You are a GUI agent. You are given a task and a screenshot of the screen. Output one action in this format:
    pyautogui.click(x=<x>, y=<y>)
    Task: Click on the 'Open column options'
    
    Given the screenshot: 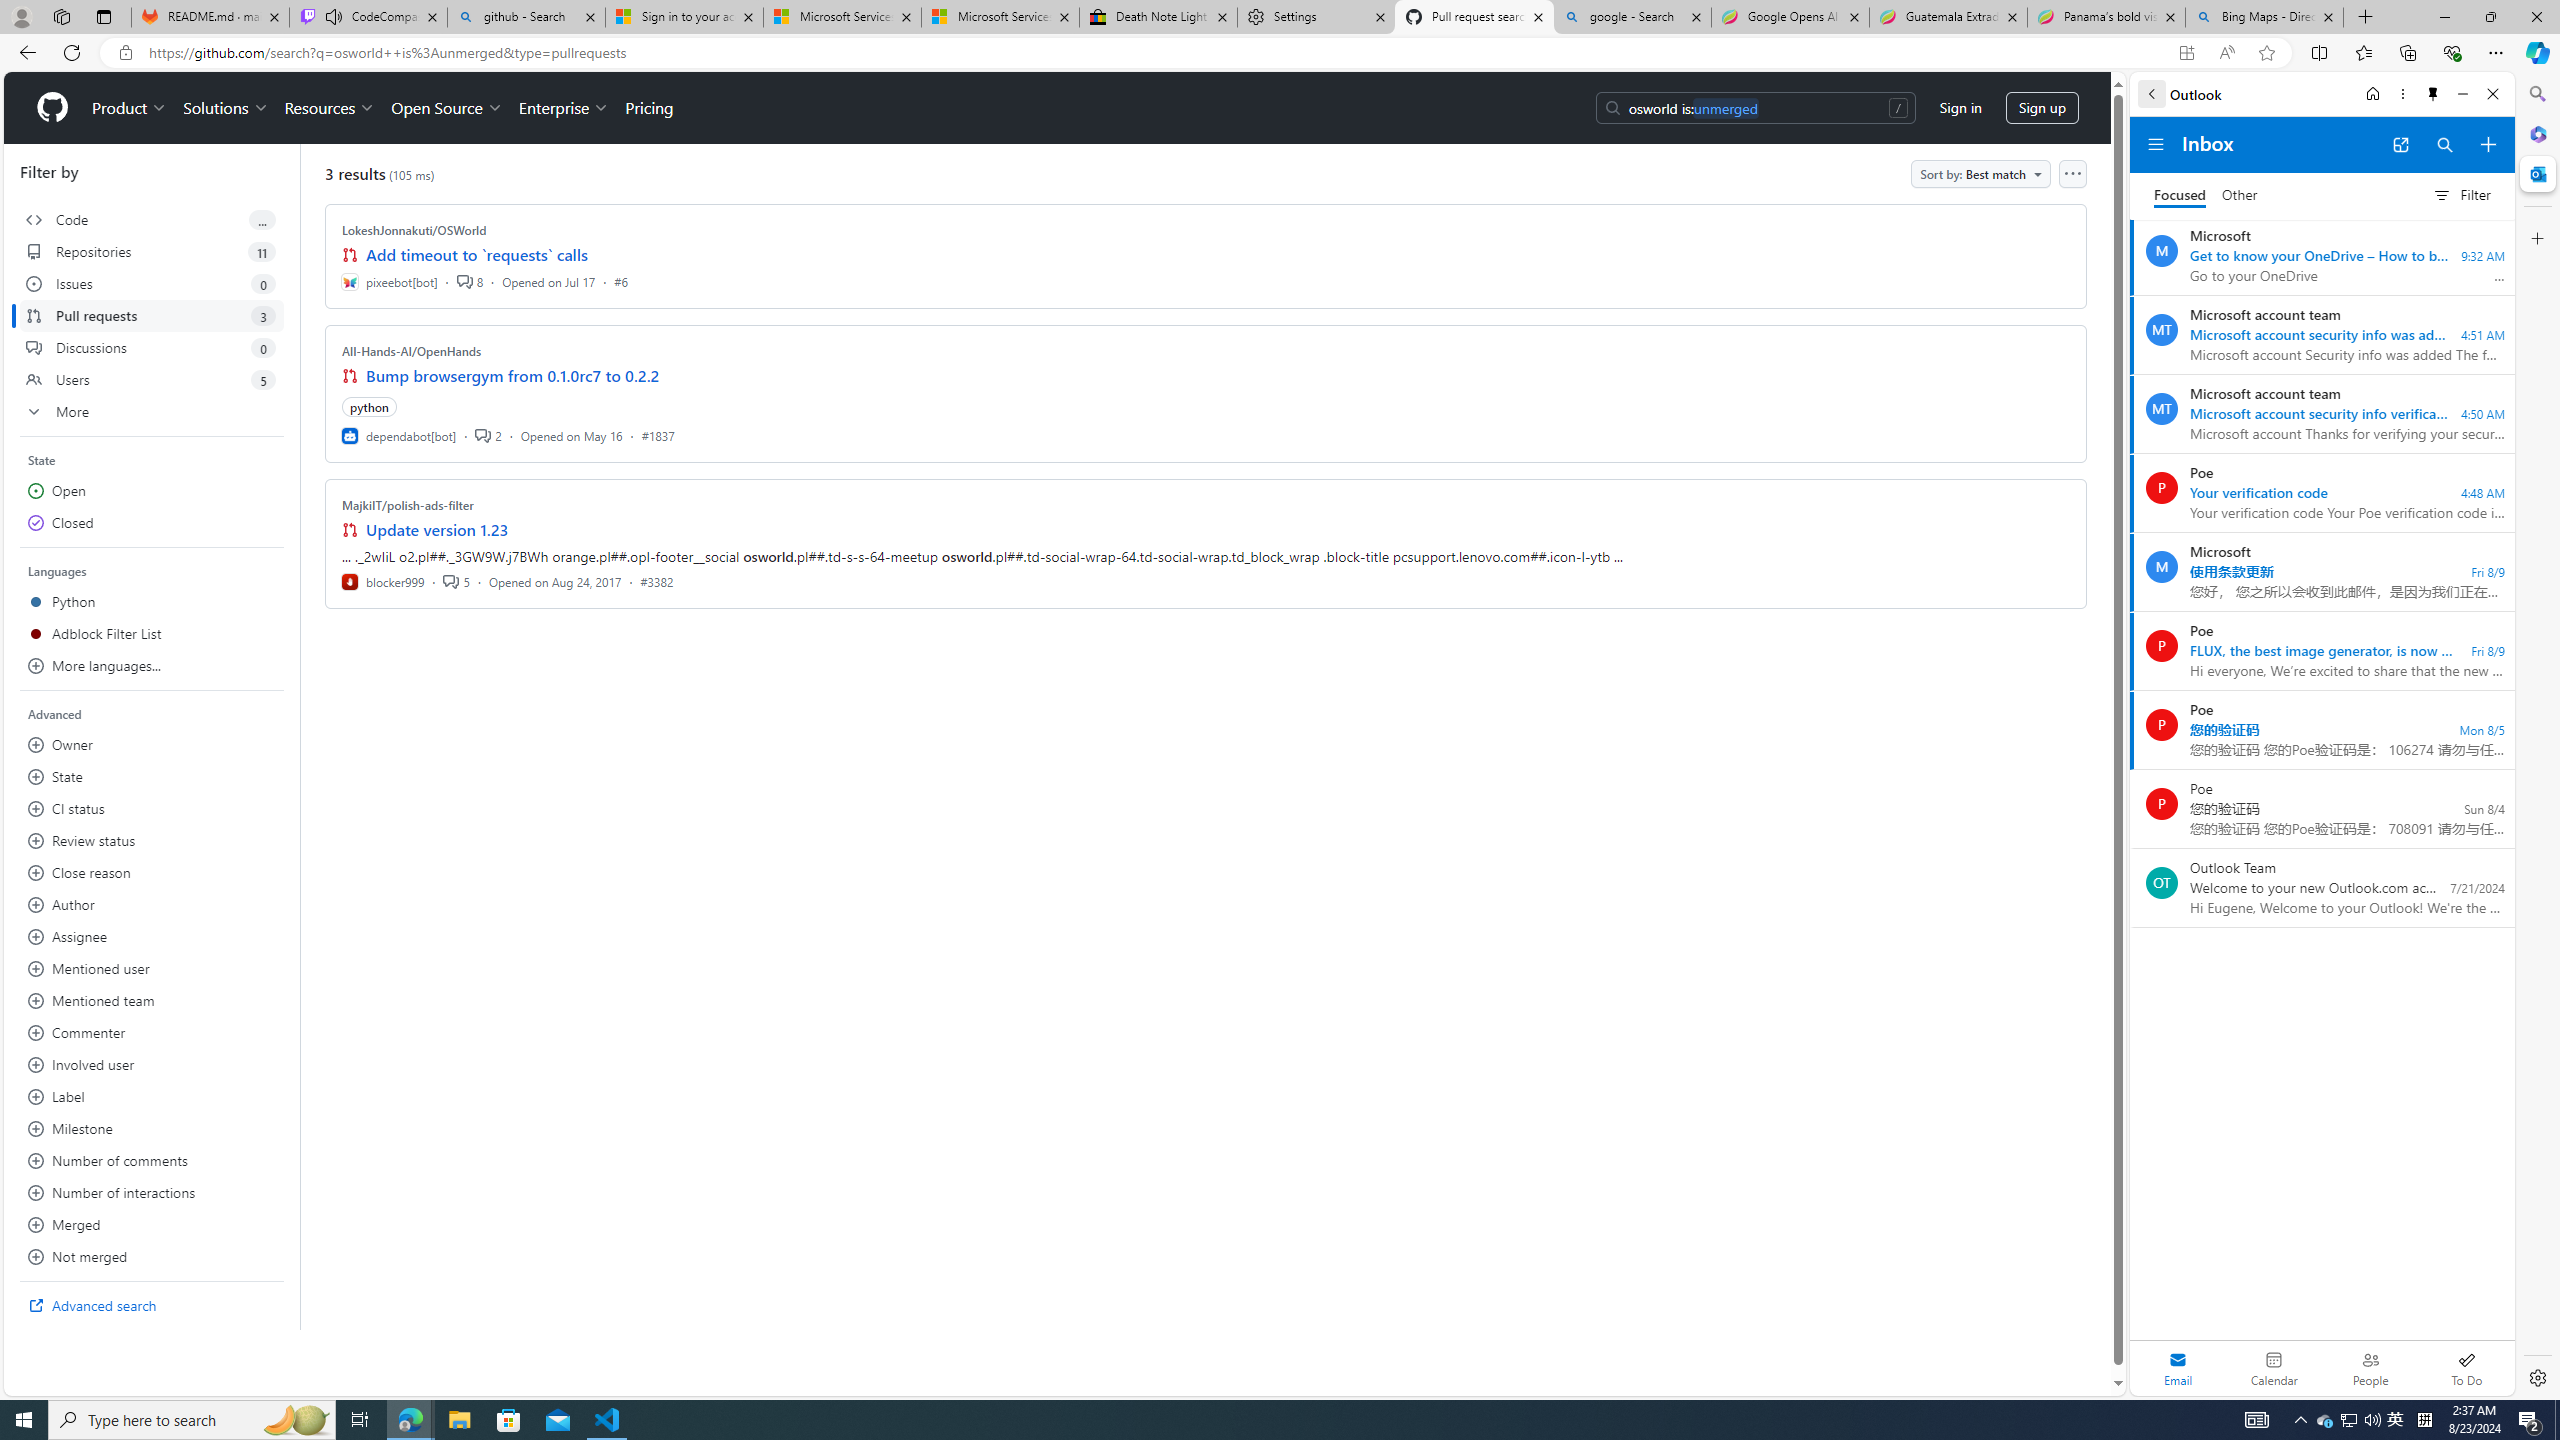 What is the action you would take?
    pyautogui.click(x=2071, y=173)
    